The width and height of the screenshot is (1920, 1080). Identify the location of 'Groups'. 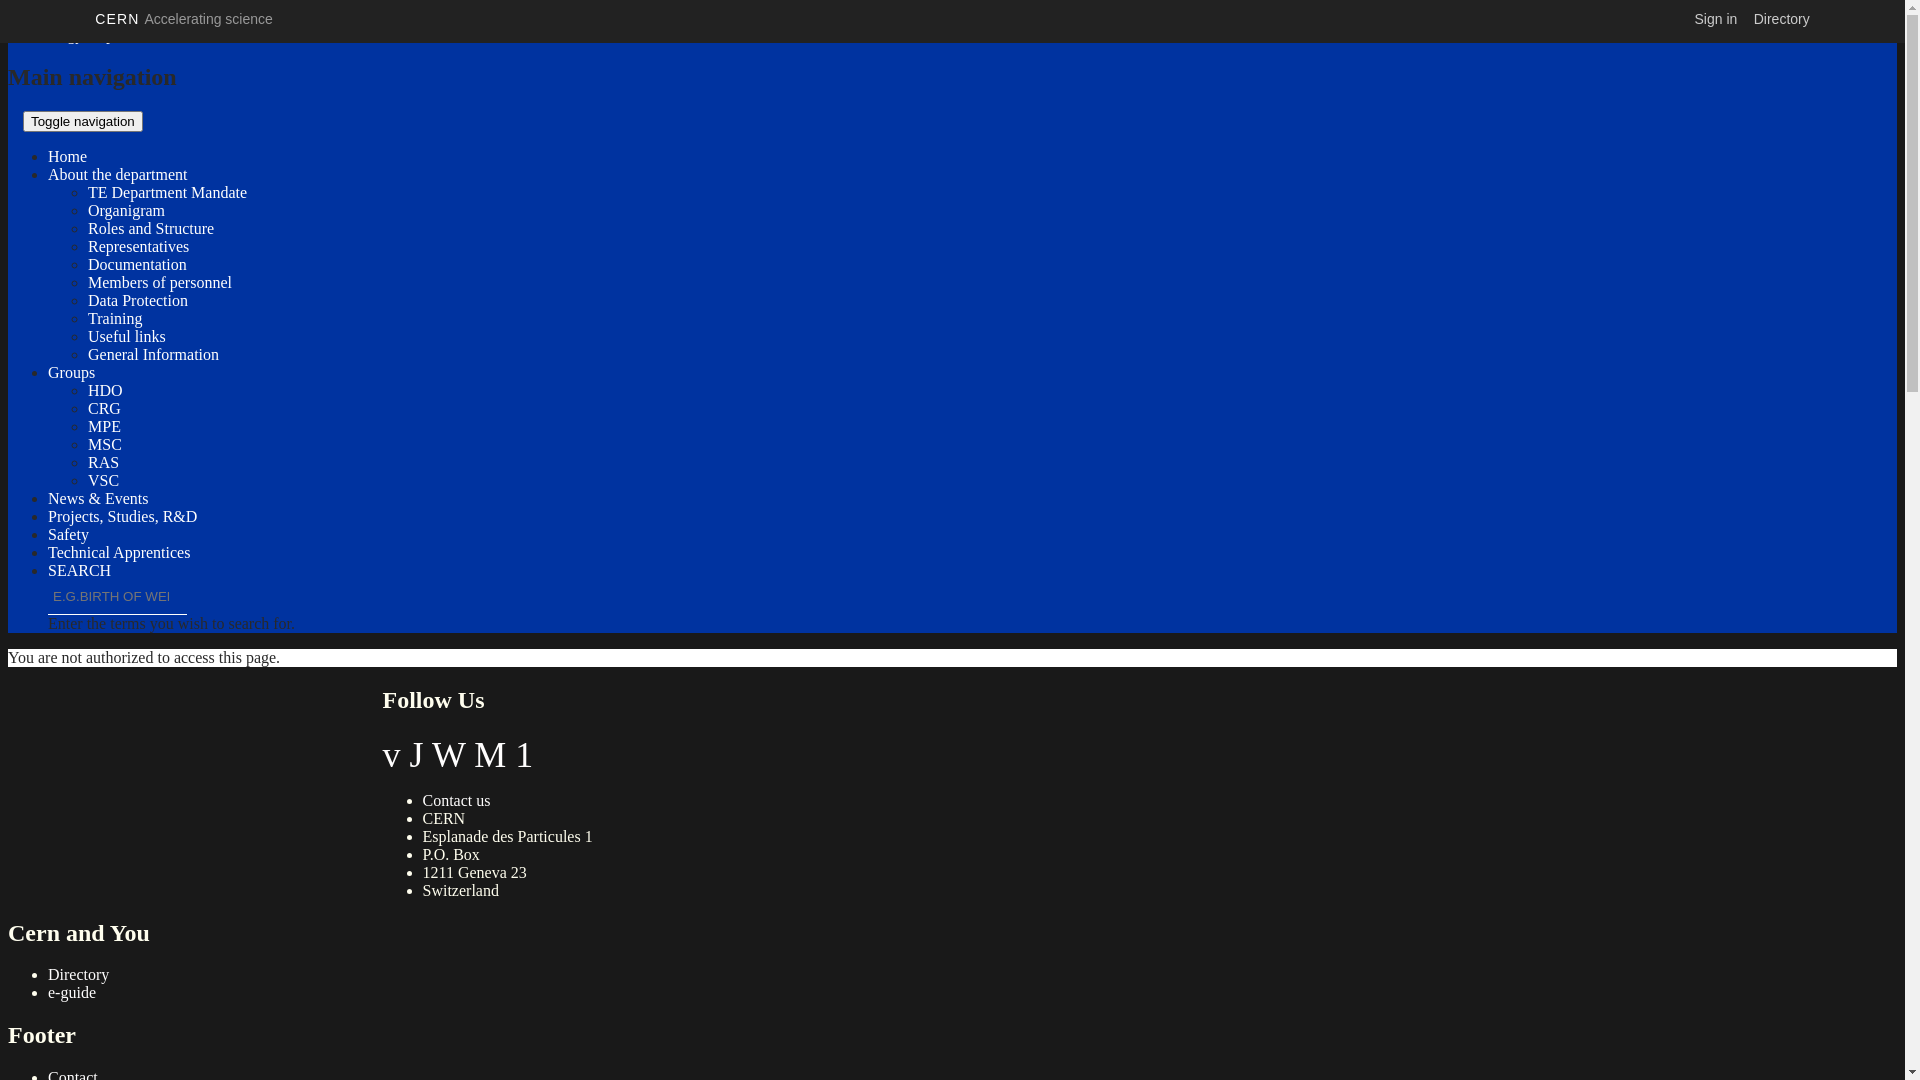
(71, 372).